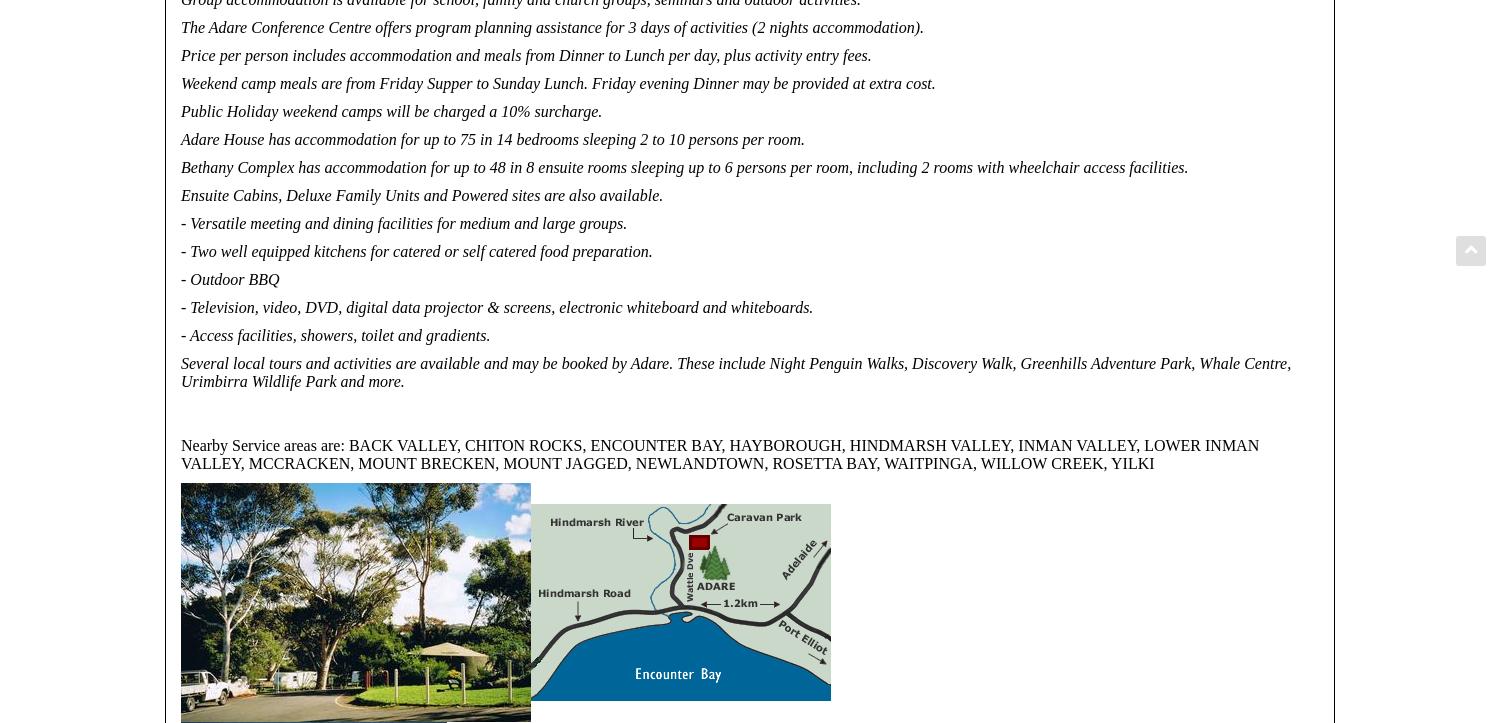 The image size is (1500, 723). Describe the element at coordinates (735, 371) in the screenshot. I see `'Several local tours and activities are available and may be booked by Adare. These include Night Penguin Walks, Discovery Walk, Greenhills Adventure Park, Whale Centre, Urimbirra Wildlife Park and more.'` at that location.